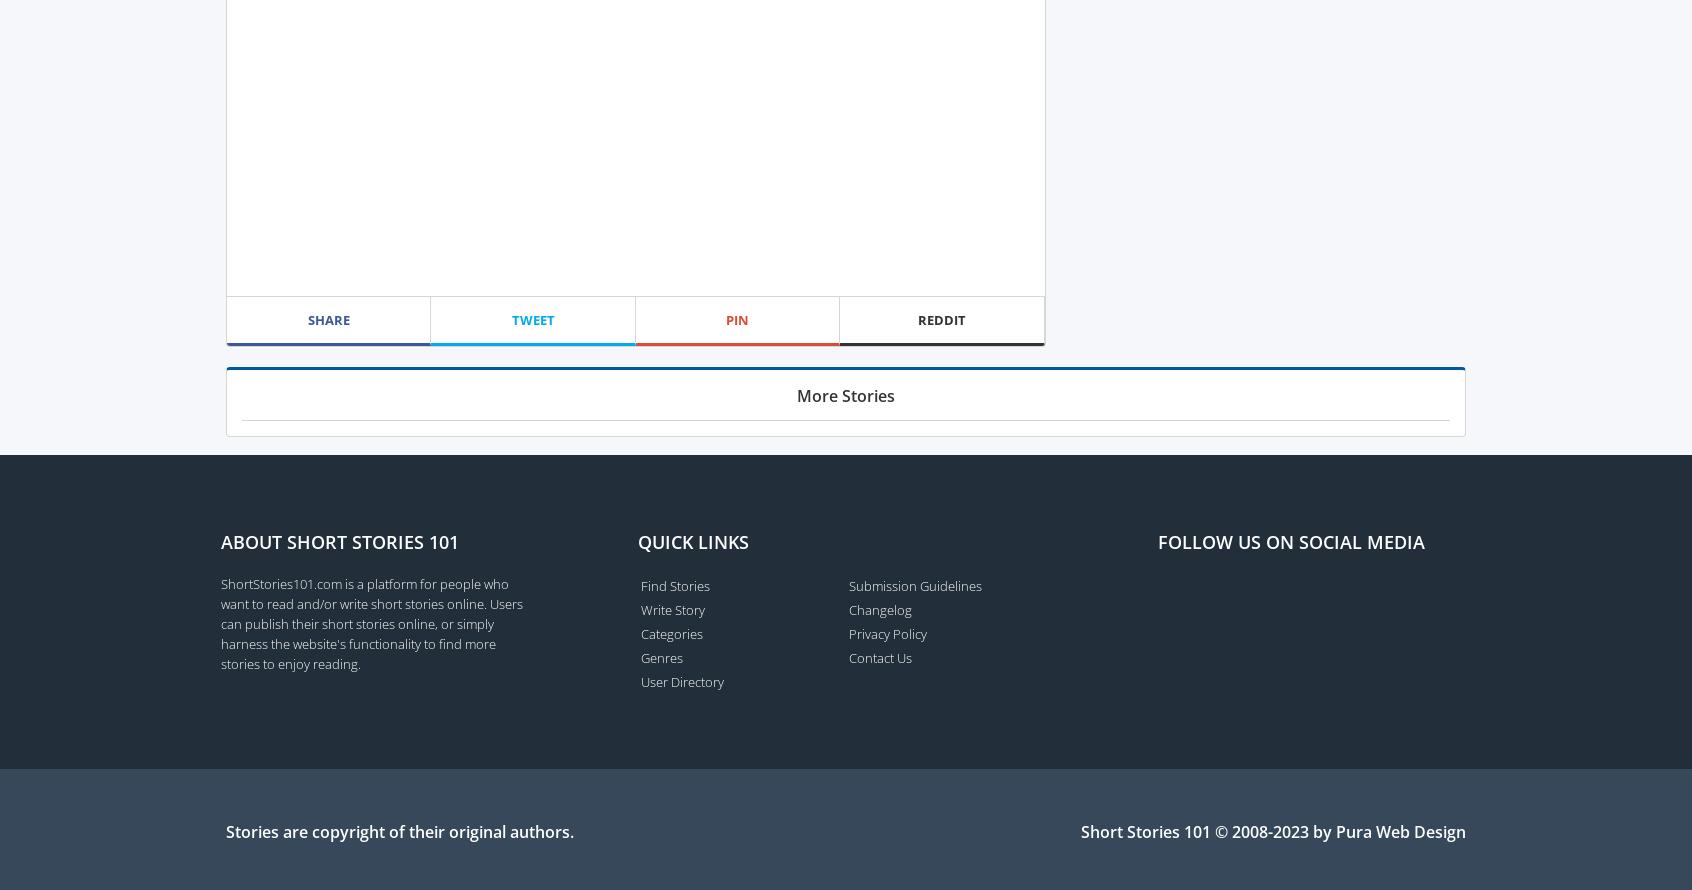 Image resolution: width=1692 pixels, height=890 pixels. What do you see at coordinates (338, 540) in the screenshot?
I see `'About Short Stories 101'` at bounding box center [338, 540].